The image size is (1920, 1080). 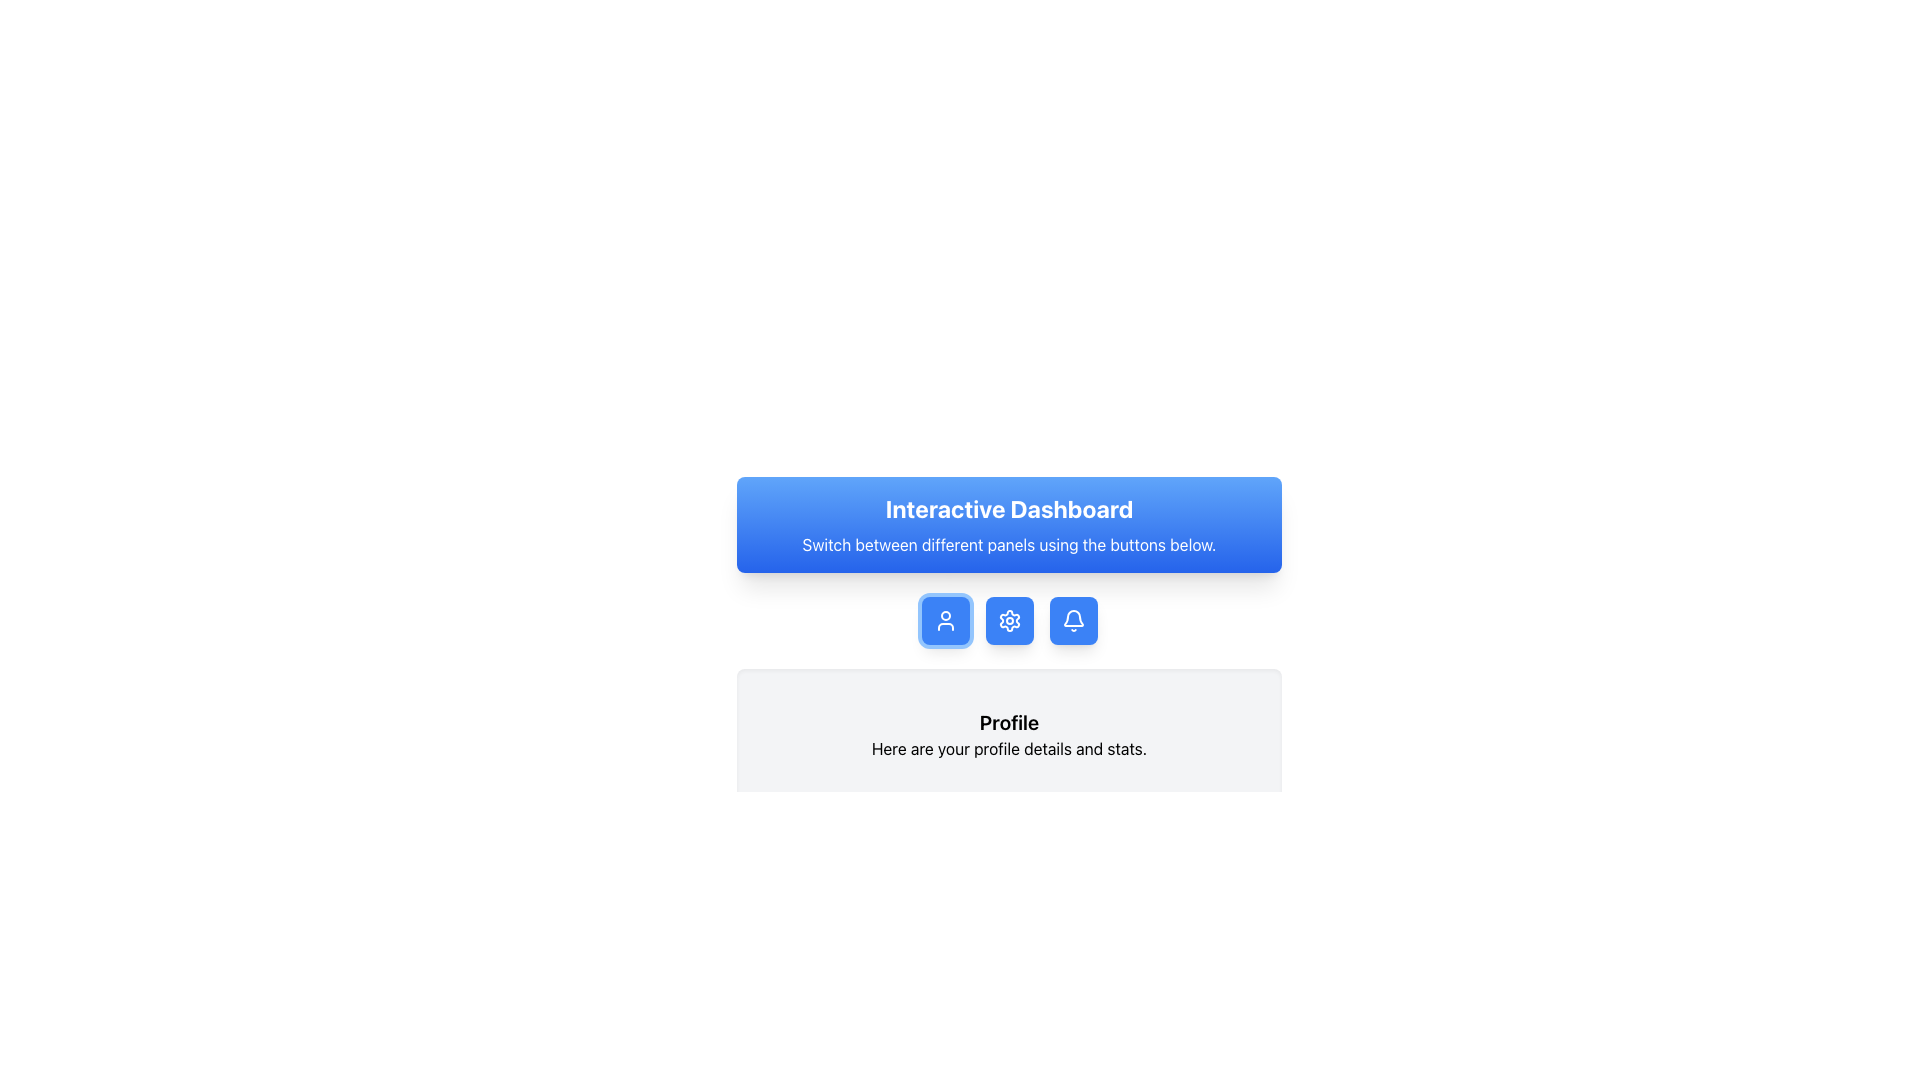 I want to click on the settings button located below 'Interactive Dashboard' and above 'Profile', so click(x=1009, y=620).